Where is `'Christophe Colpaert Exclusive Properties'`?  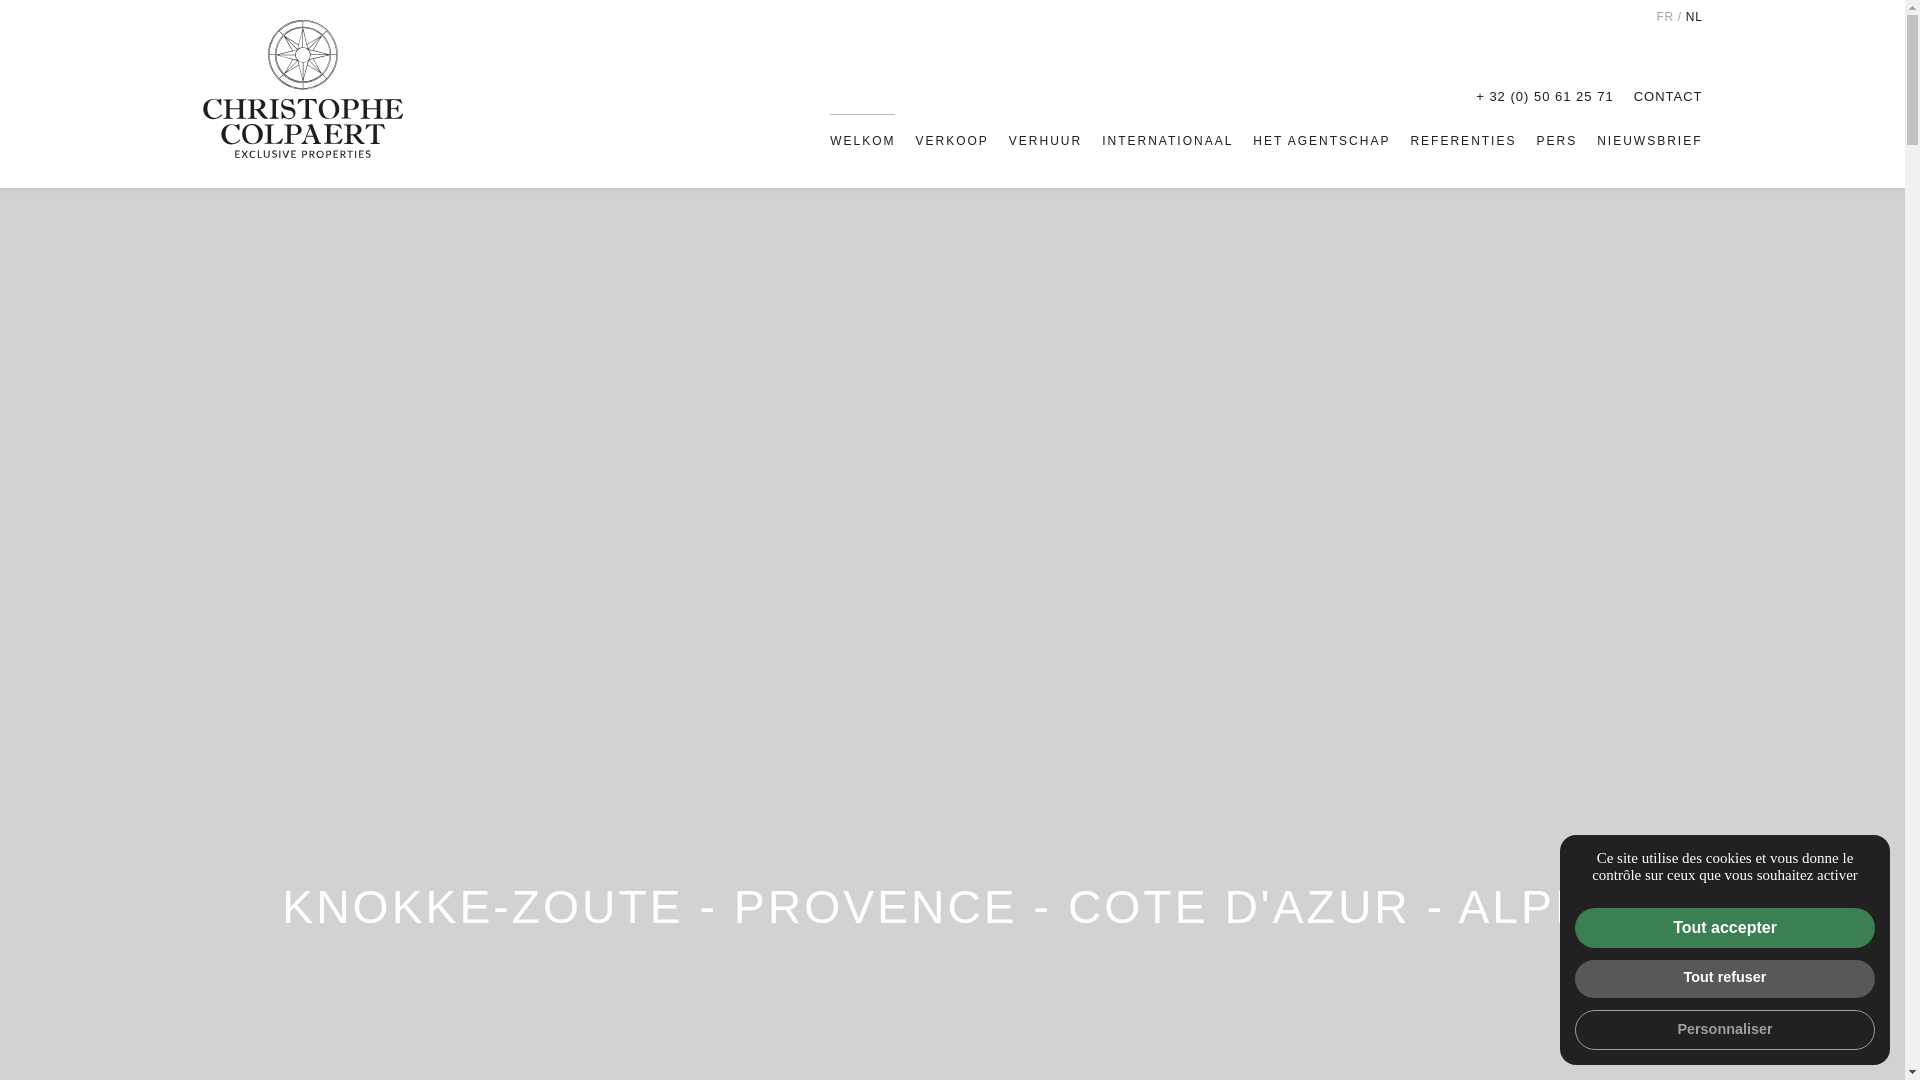
'Christophe Colpaert Exclusive Properties' is located at coordinates (201, 87).